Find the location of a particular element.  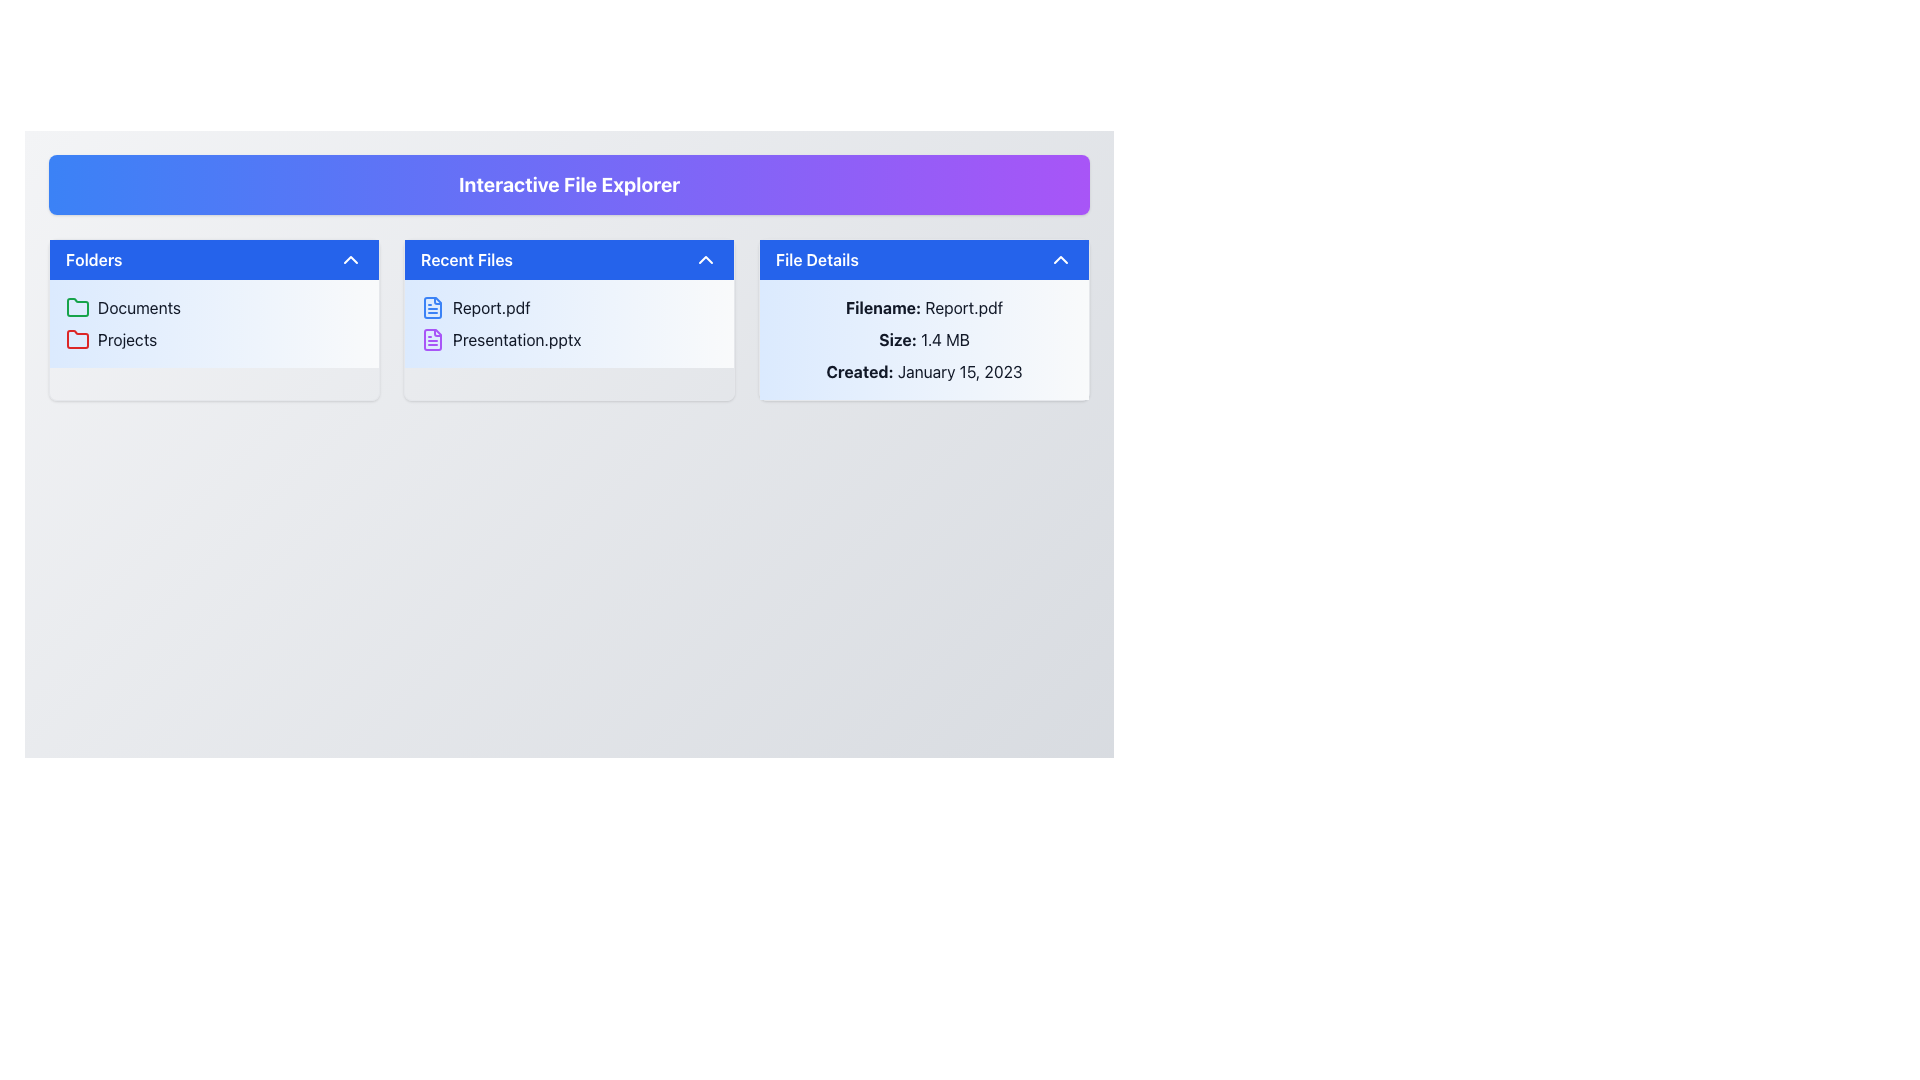

the 'Filename:' text label located in the 'File Details' section, which is positioned to the left of the file name 'Report.pdf' is located at coordinates (882, 308).